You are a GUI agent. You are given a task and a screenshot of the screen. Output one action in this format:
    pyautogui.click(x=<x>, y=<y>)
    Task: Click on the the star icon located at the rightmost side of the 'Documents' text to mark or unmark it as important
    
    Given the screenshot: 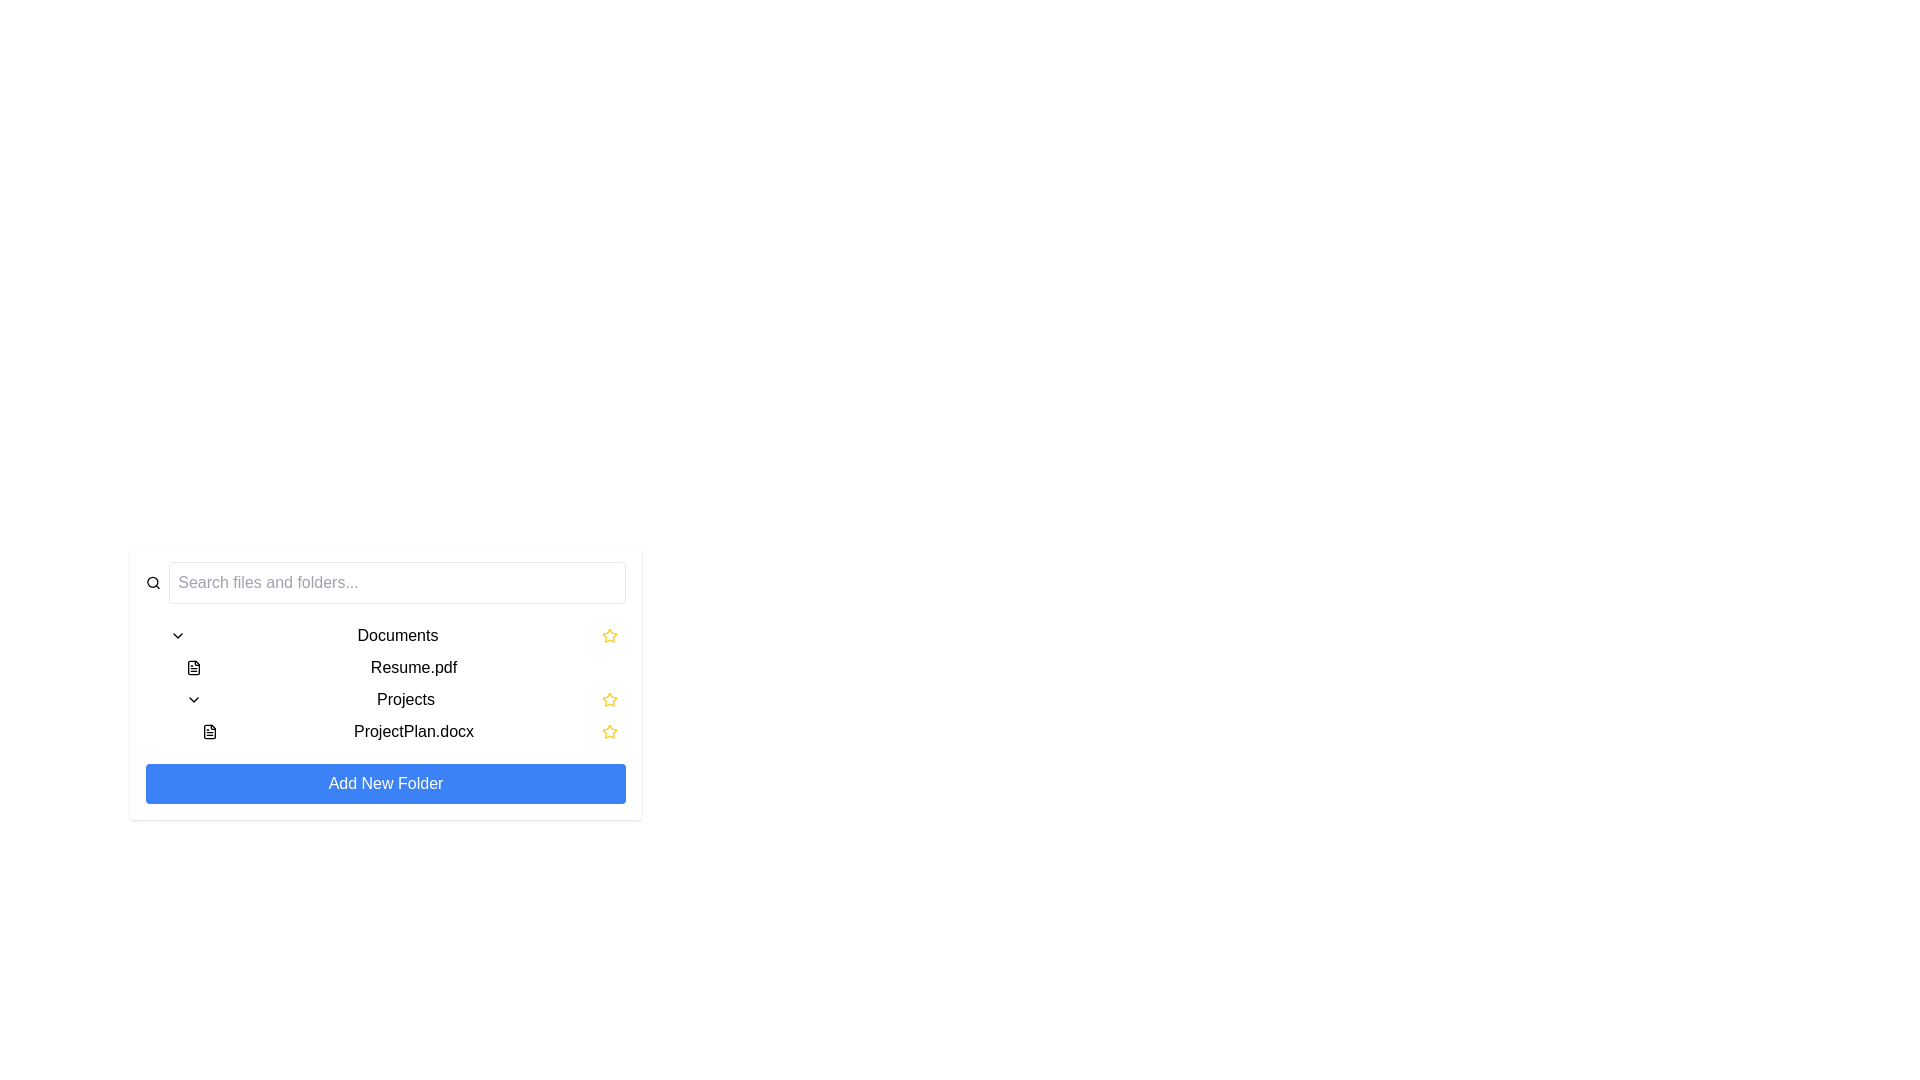 What is the action you would take?
    pyautogui.click(x=608, y=636)
    